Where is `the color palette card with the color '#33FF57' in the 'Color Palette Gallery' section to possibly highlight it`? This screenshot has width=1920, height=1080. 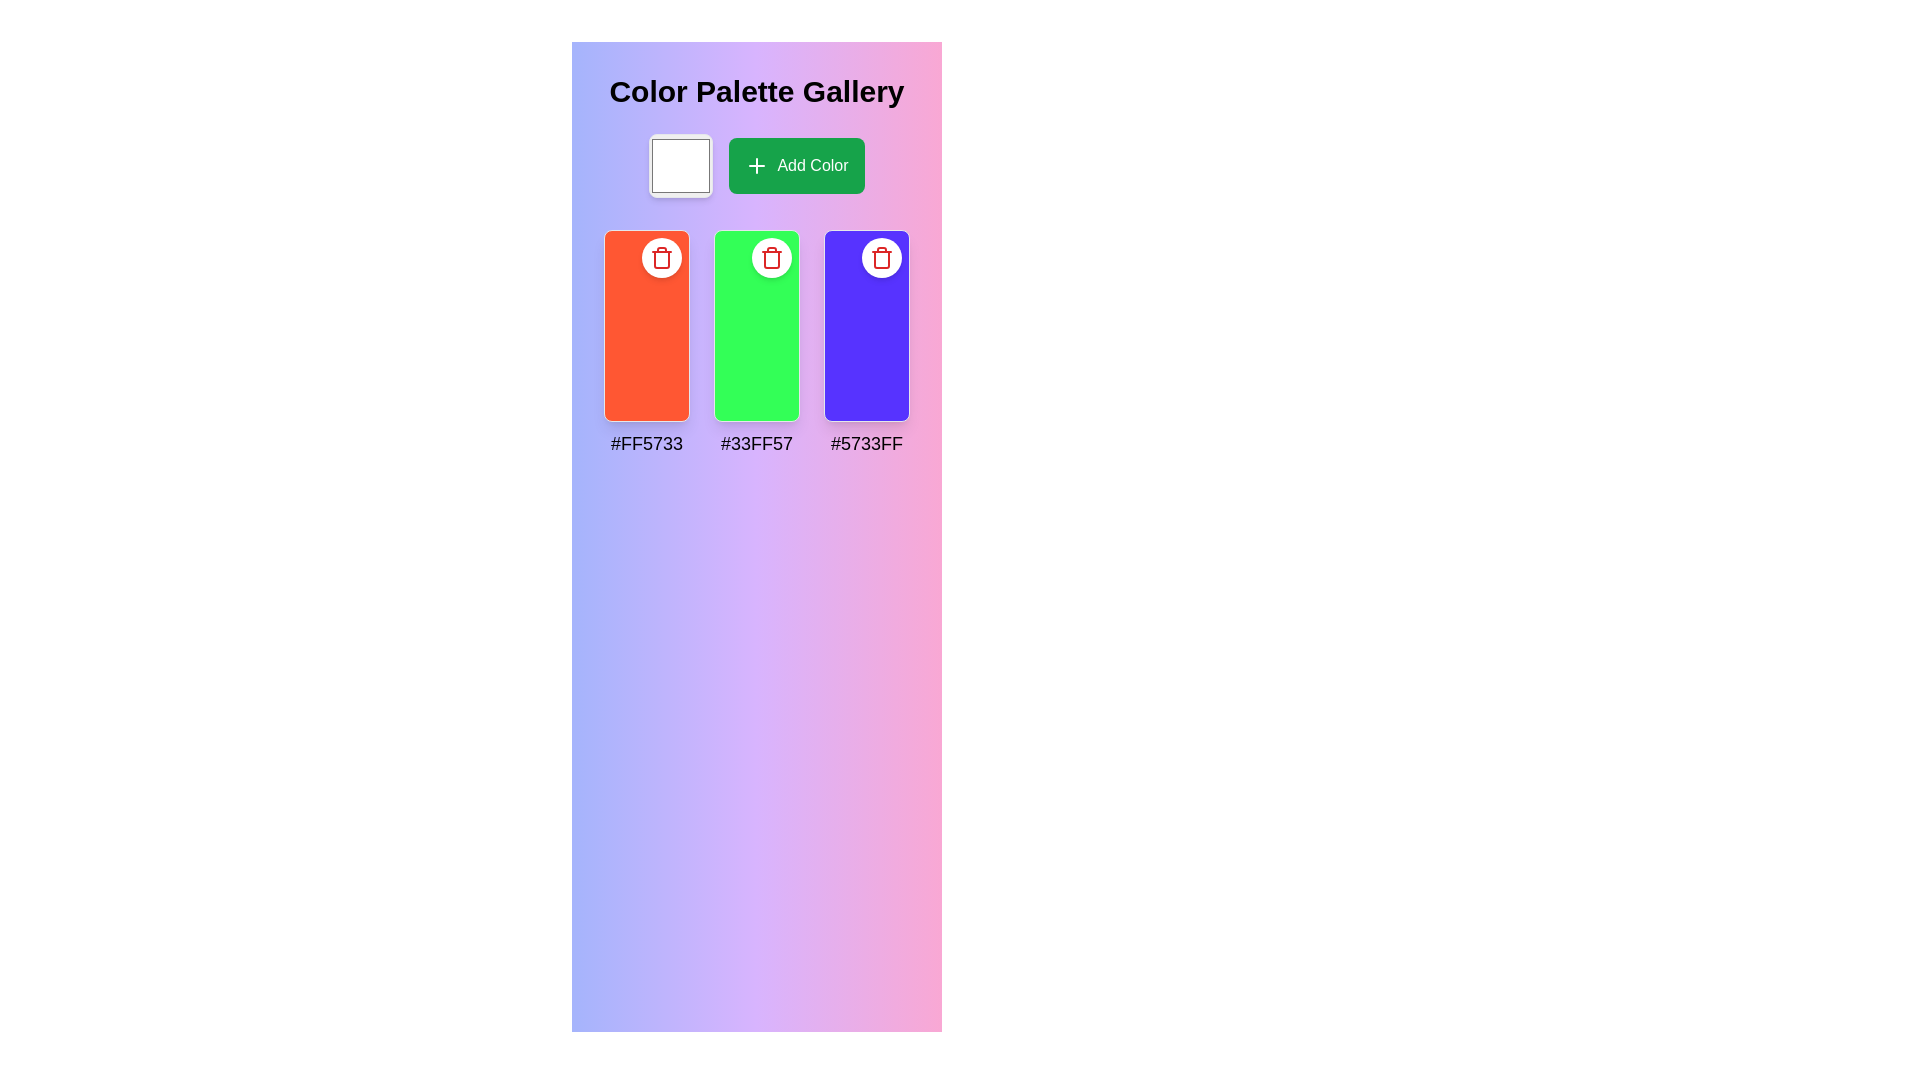 the color palette card with the color '#33FF57' in the 'Color Palette Gallery' section to possibly highlight it is located at coordinates (756, 342).